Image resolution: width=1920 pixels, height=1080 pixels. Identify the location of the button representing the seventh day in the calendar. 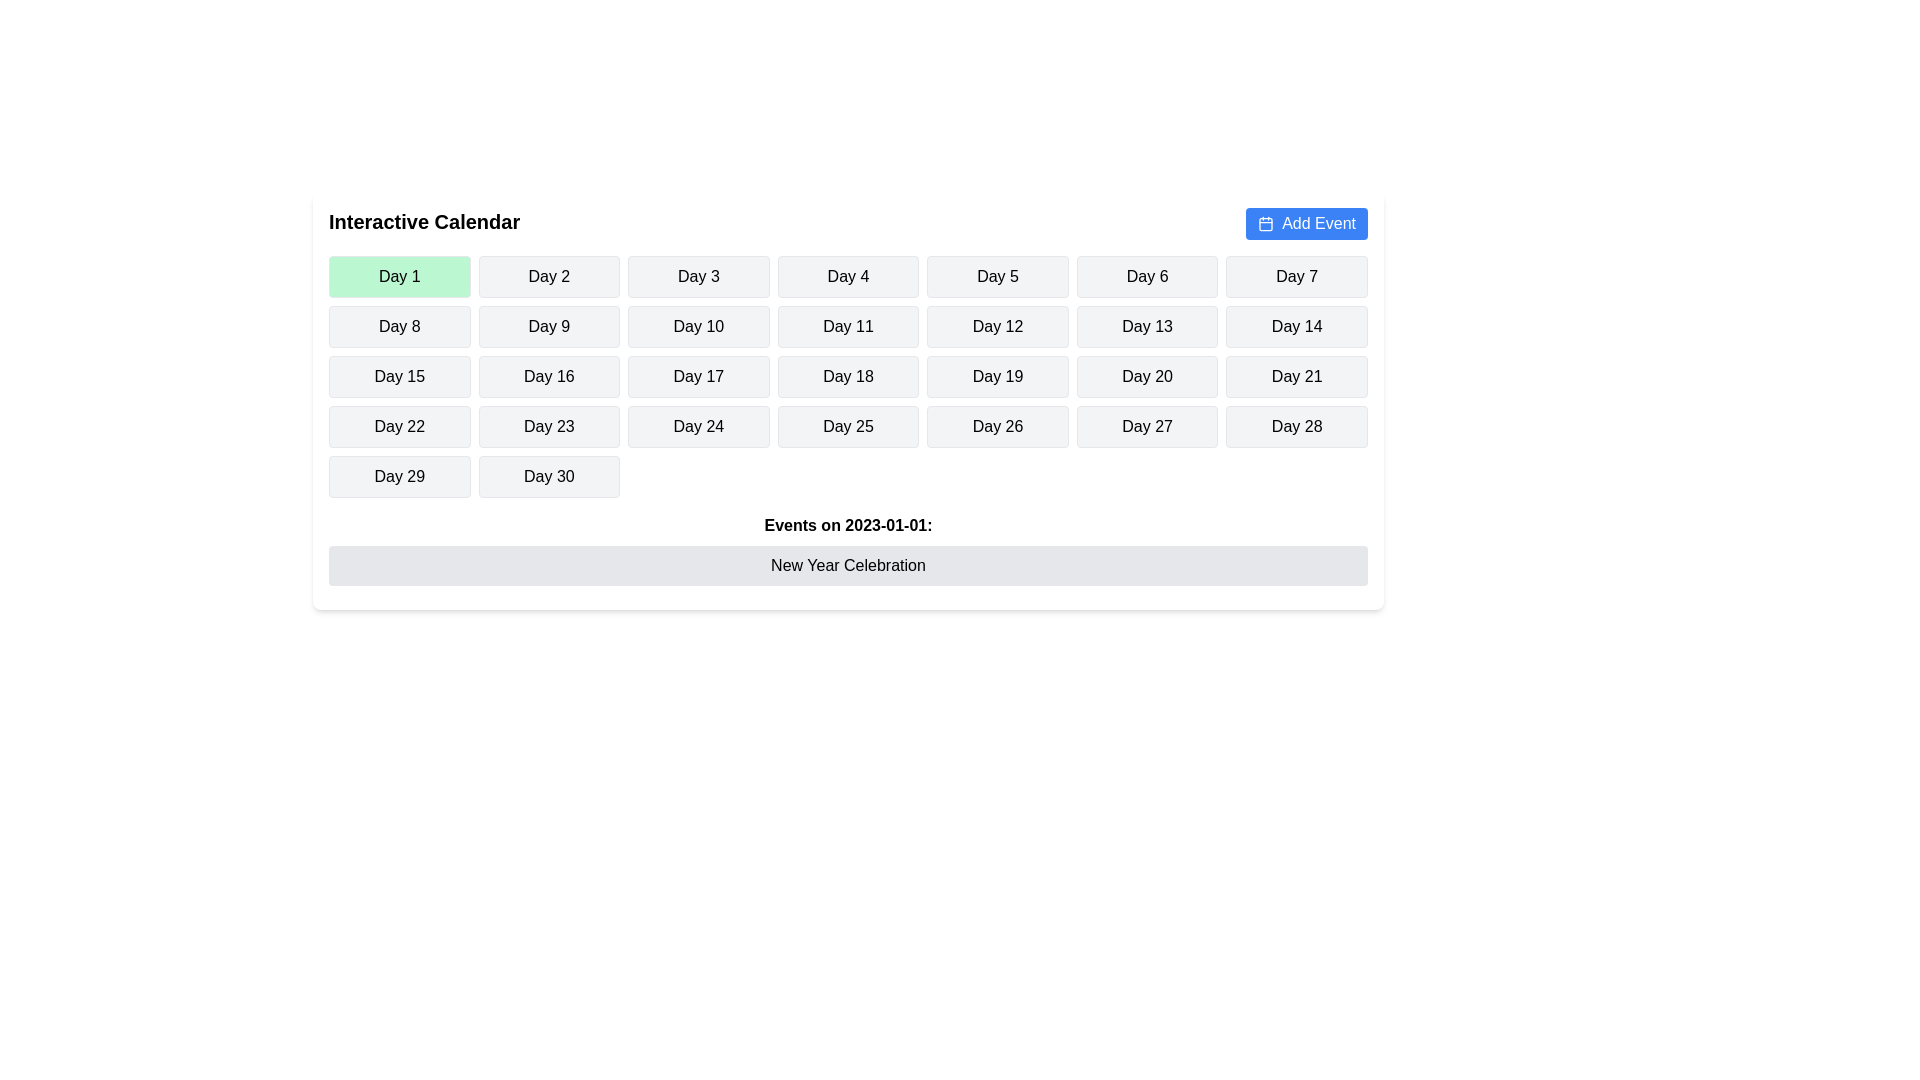
(1297, 277).